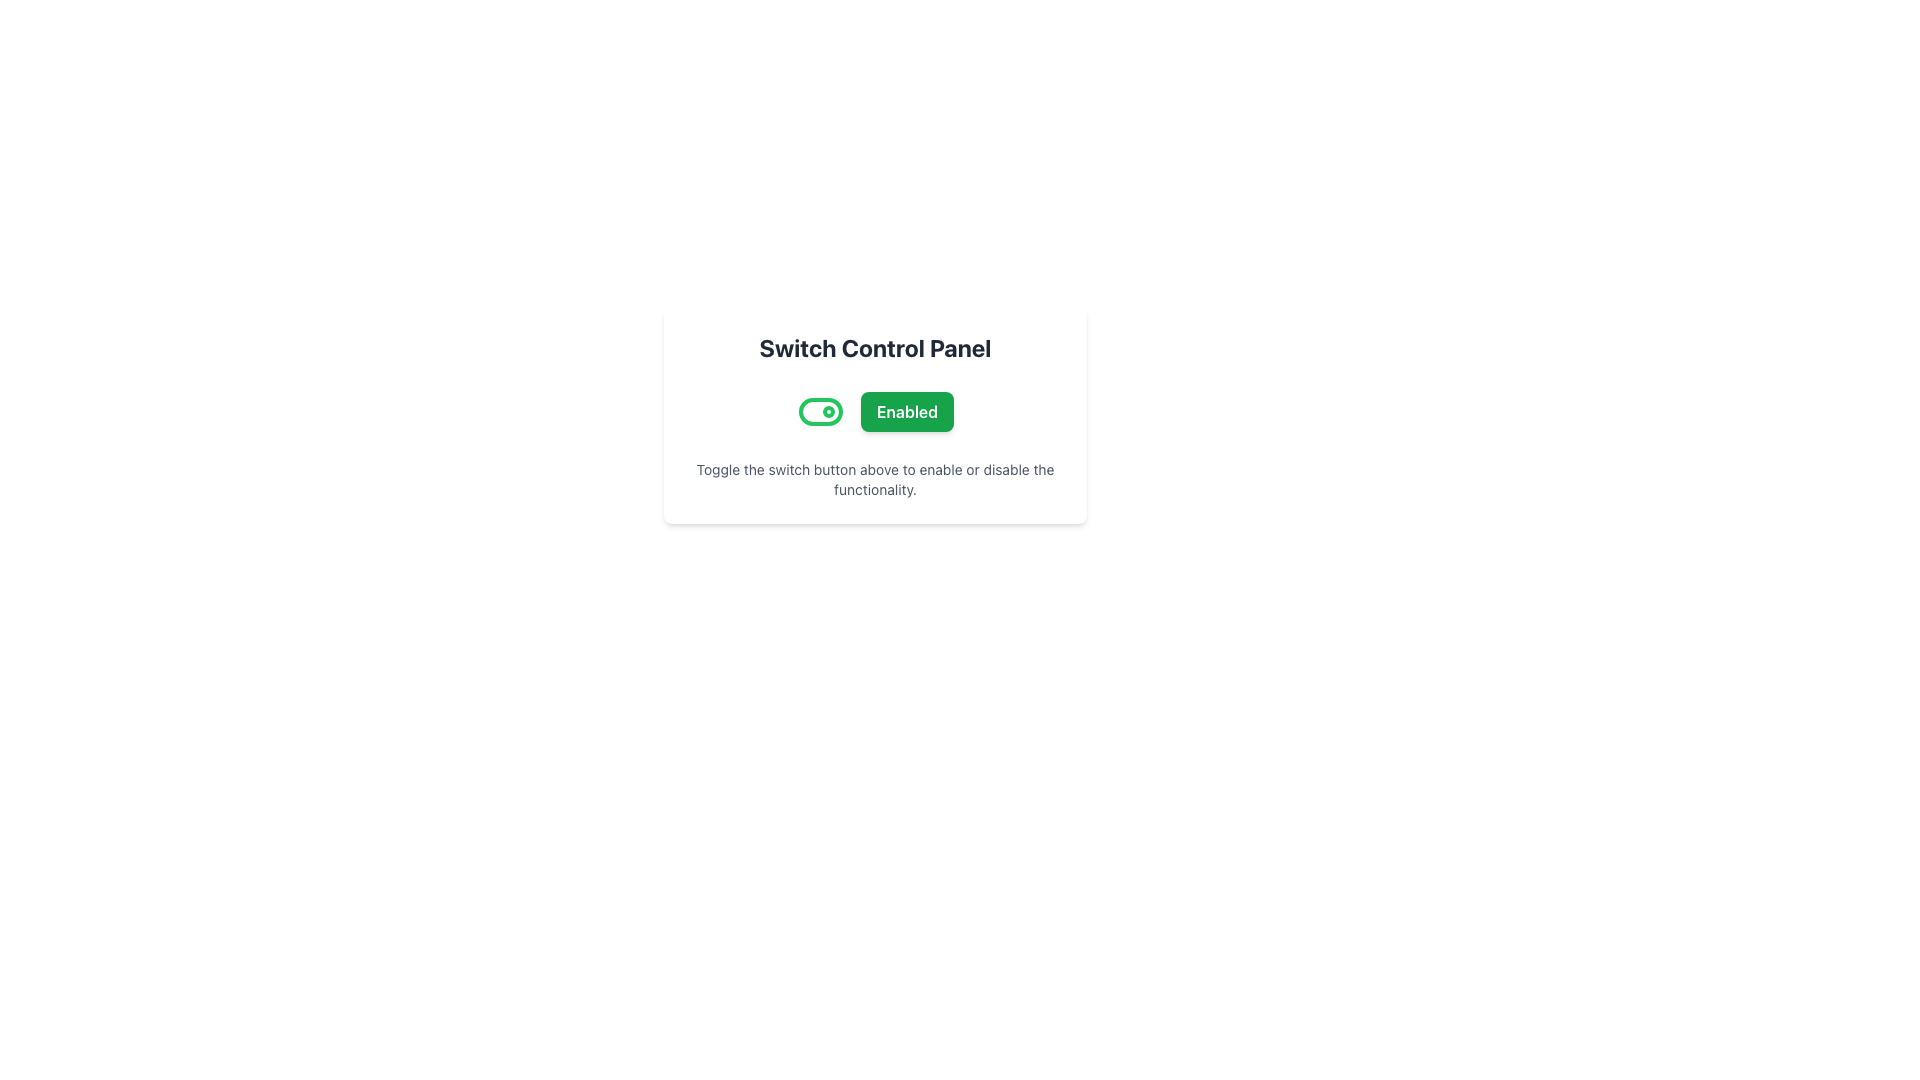 This screenshot has width=1920, height=1080. Describe the element at coordinates (875, 479) in the screenshot. I see `the informative description text located at the bottom of the 'Switch Control Panel', underneath the green toggle button and the 'Enabled' label` at that location.